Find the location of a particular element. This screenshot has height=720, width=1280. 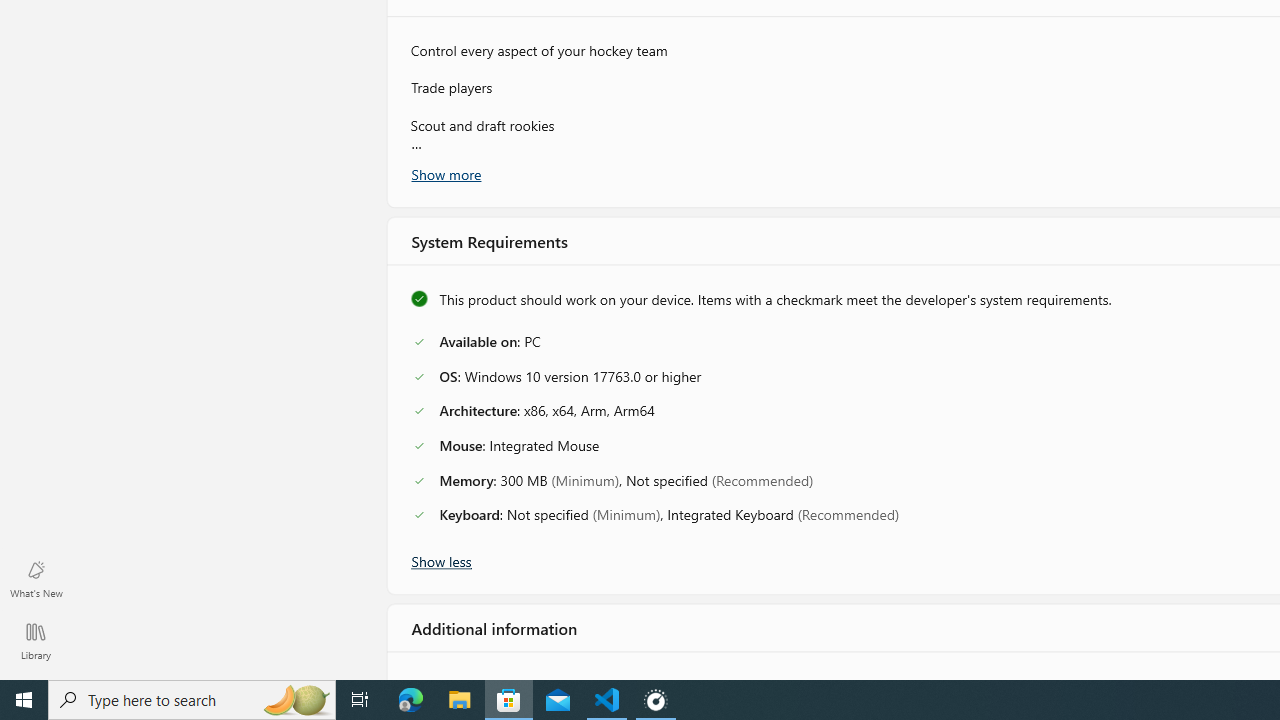

'What' is located at coordinates (35, 578).